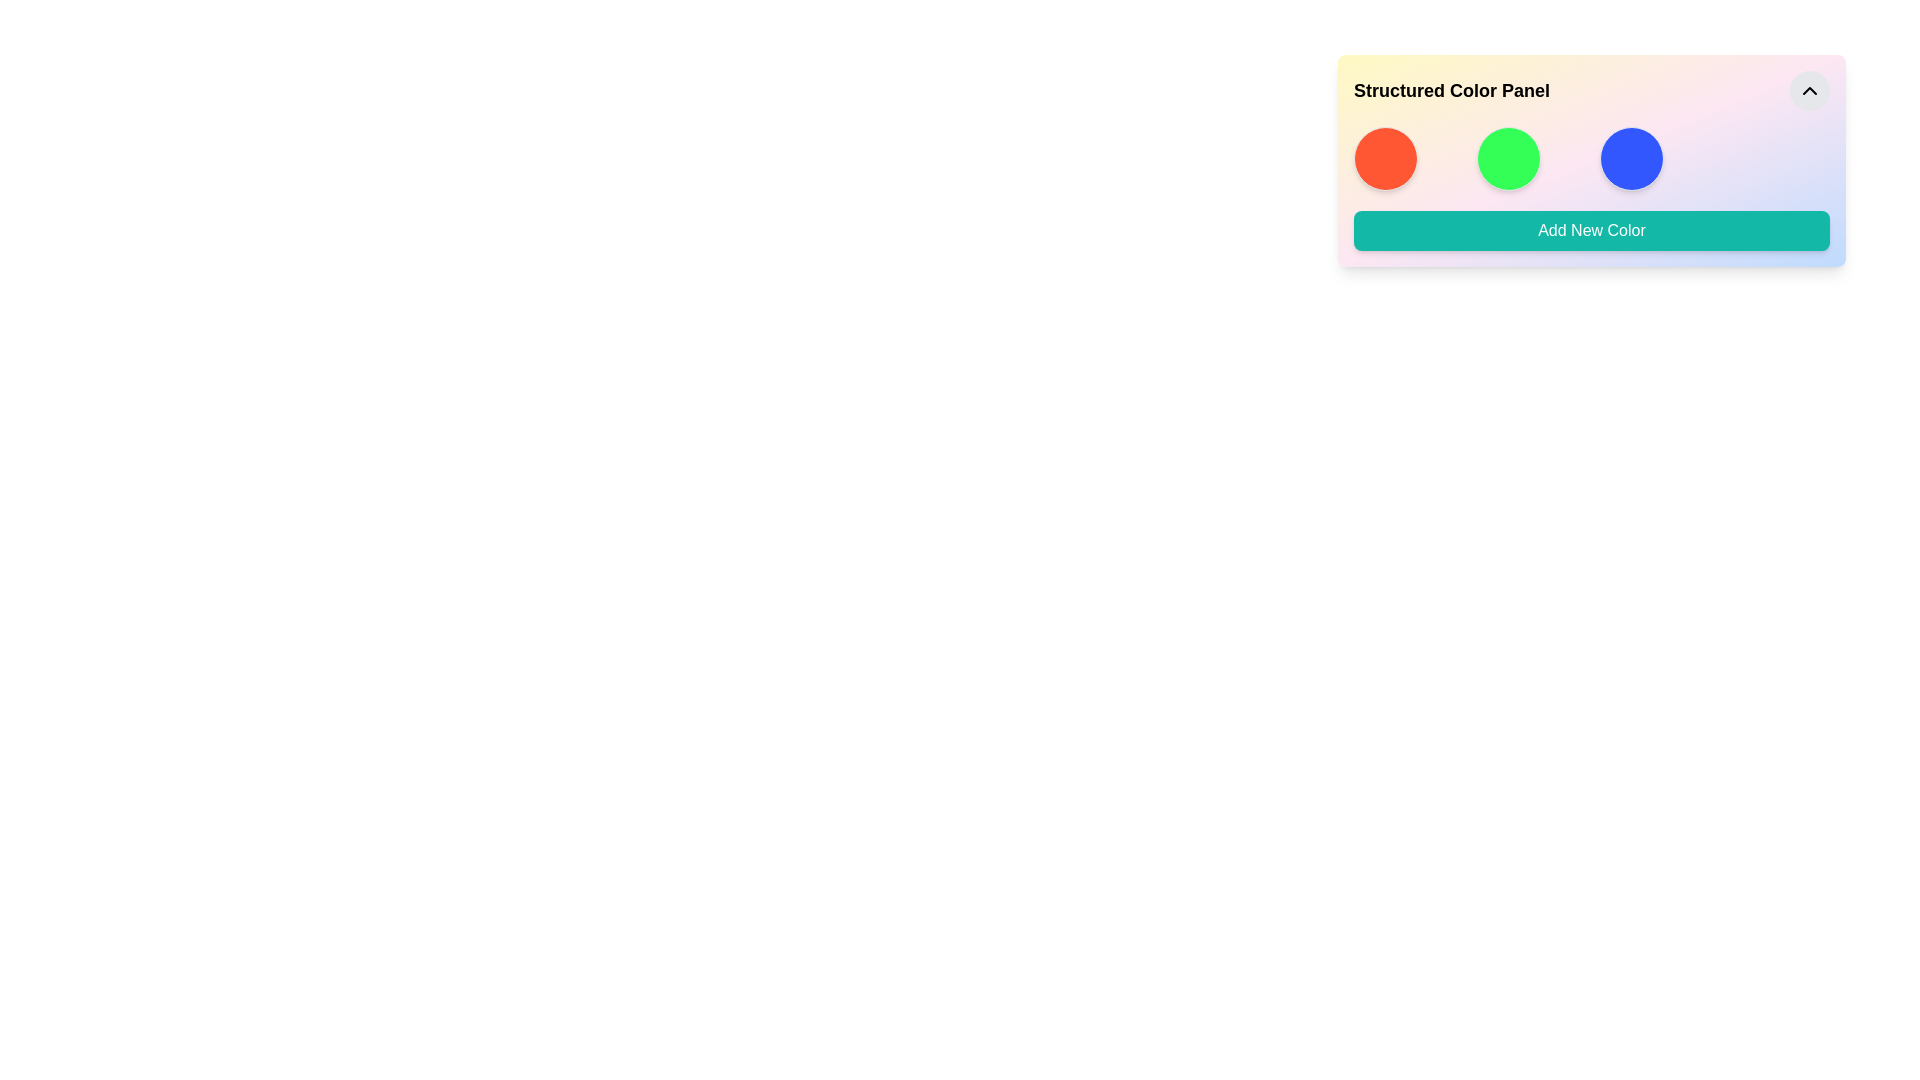  What do you see at coordinates (1385, 157) in the screenshot?
I see `the leftmost circular button in the color panel` at bounding box center [1385, 157].